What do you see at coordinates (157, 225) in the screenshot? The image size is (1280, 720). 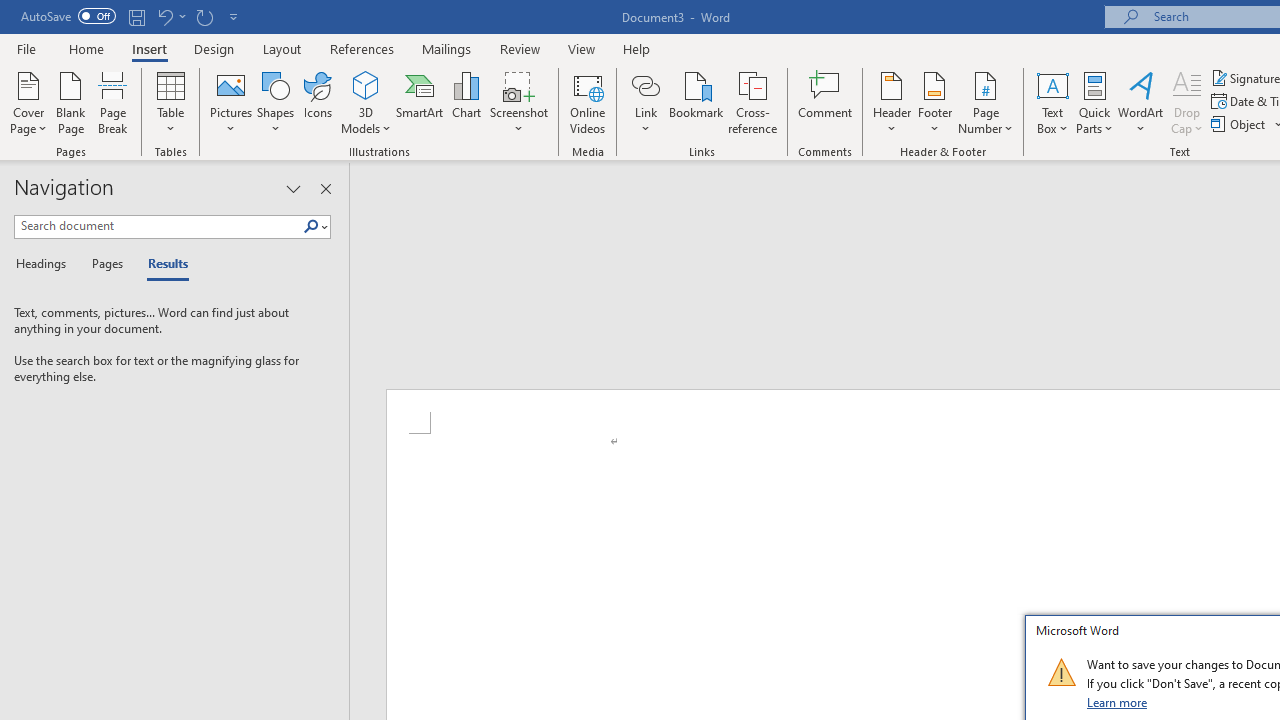 I see `'Search document'` at bounding box center [157, 225].